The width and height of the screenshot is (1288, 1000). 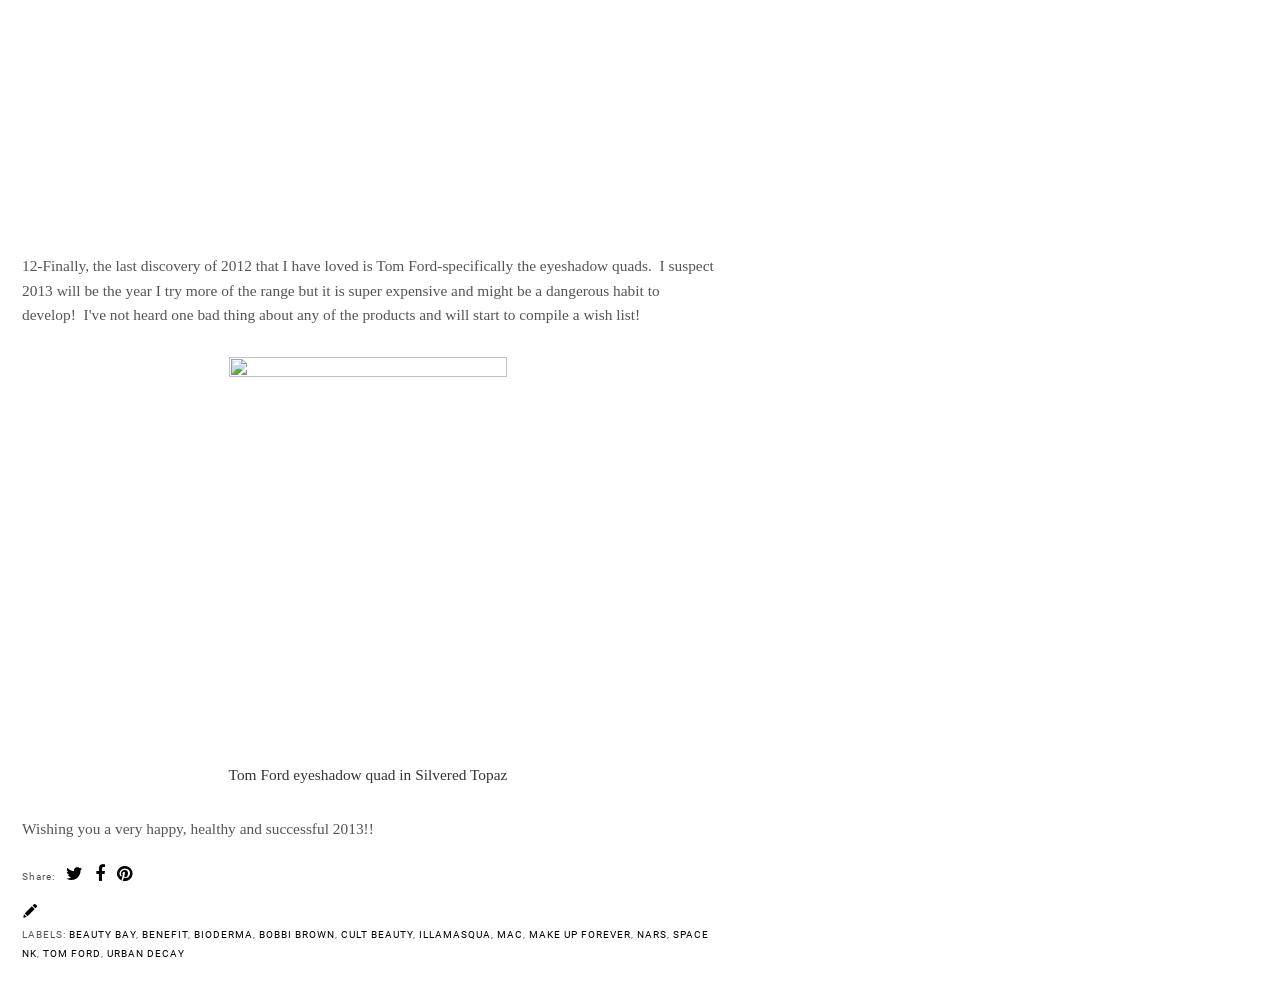 What do you see at coordinates (71, 951) in the screenshot?
I see `'Tom Ford'` at bounding box center [71, 951].